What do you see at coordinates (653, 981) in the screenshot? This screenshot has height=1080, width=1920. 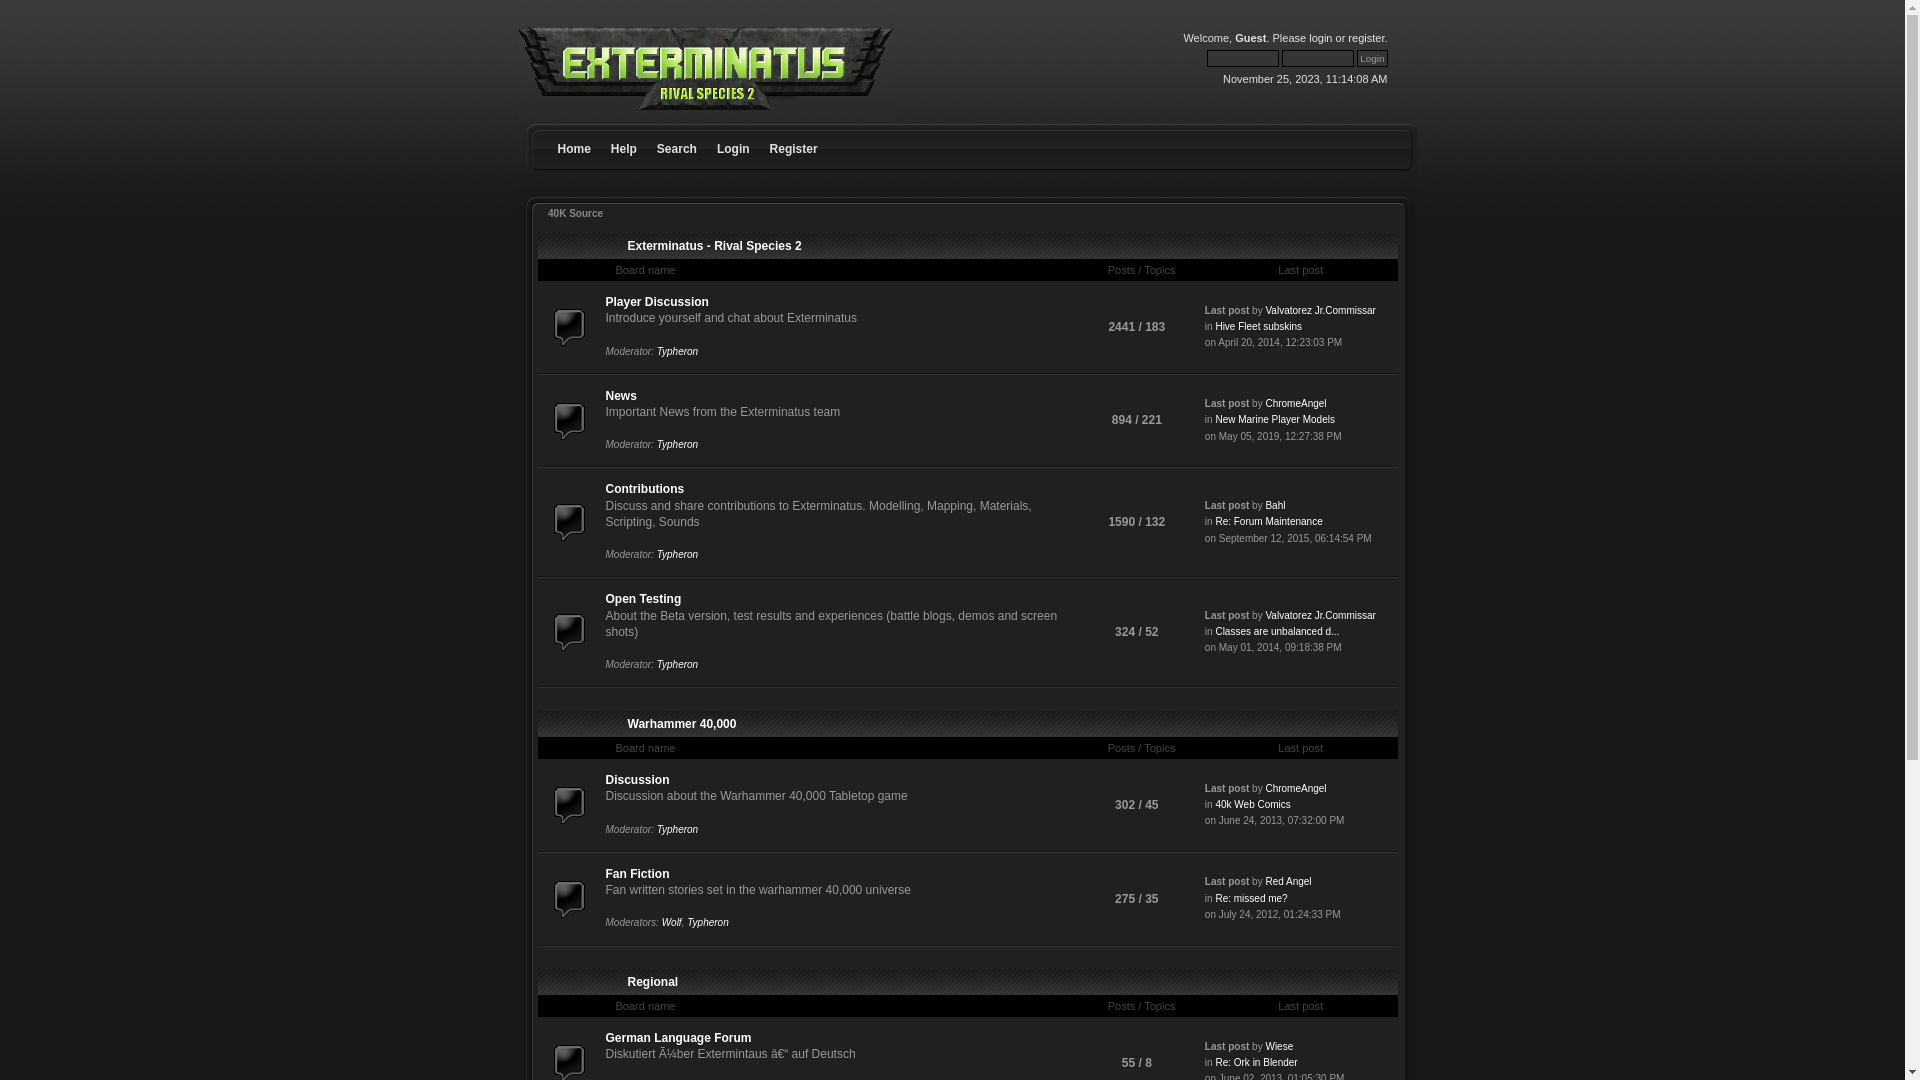 I see `'Regional'` at bounding box center [653, 981].